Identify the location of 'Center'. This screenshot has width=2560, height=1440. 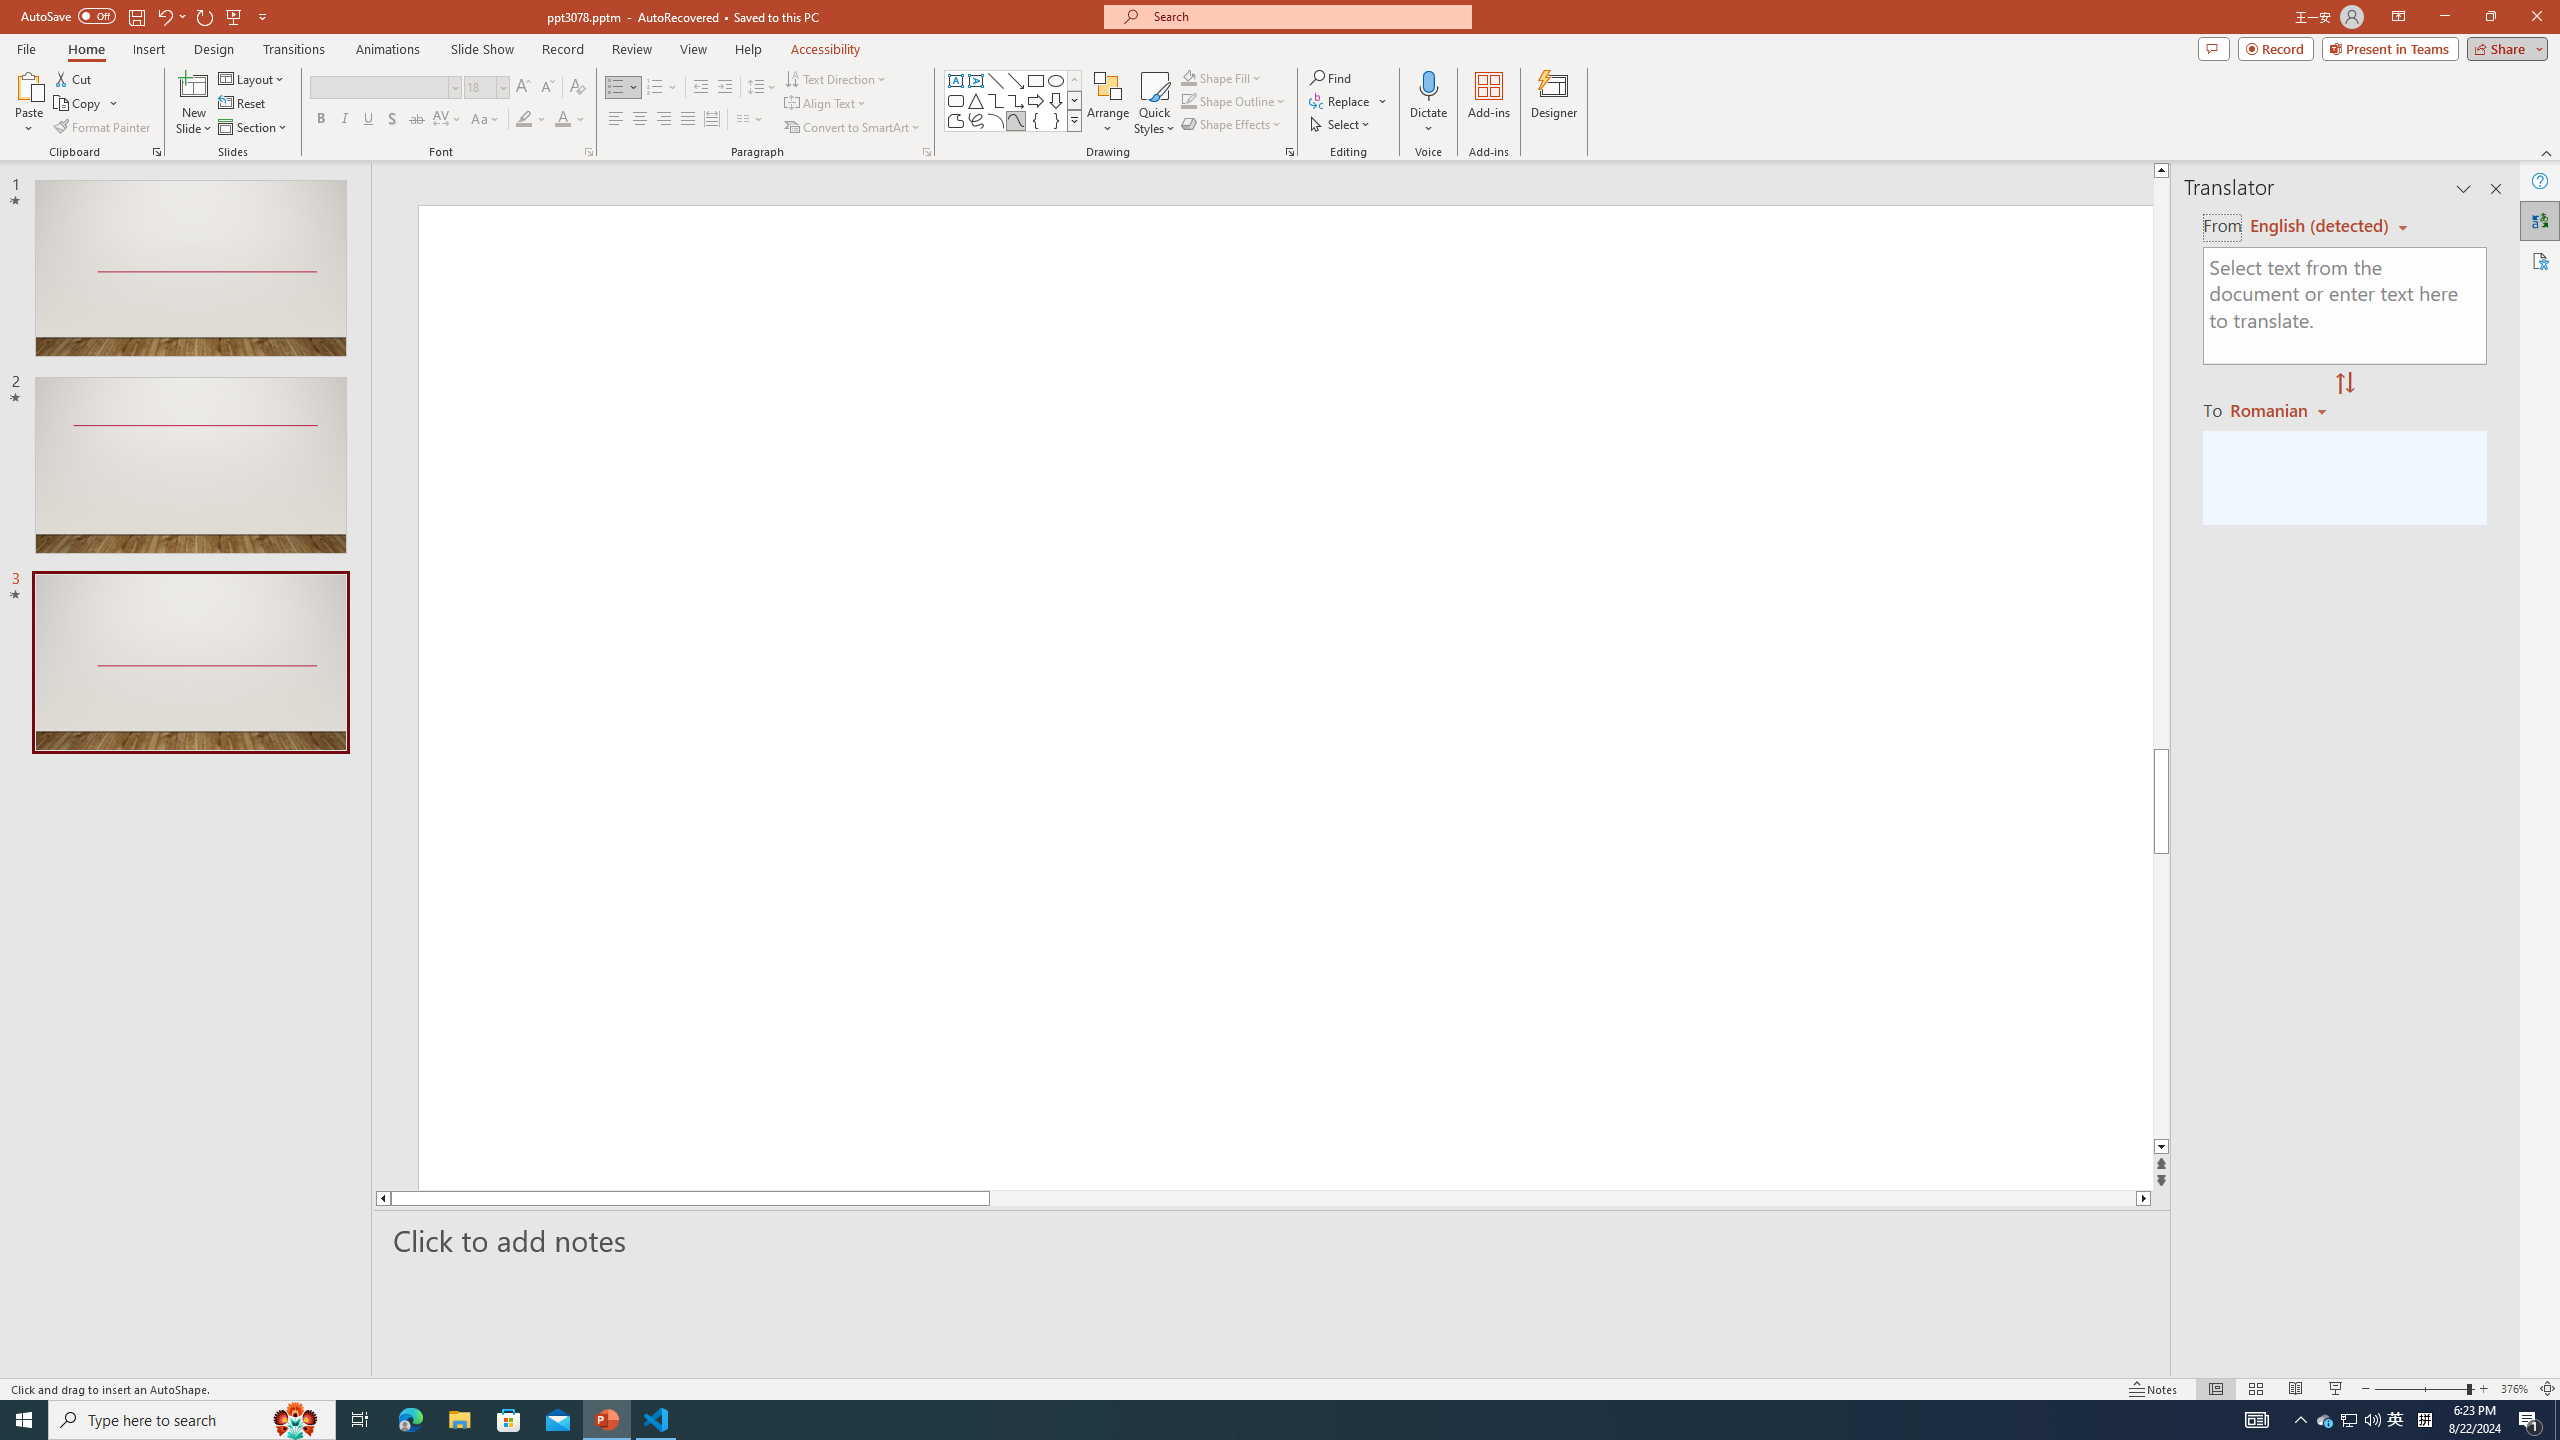
(640, 118).